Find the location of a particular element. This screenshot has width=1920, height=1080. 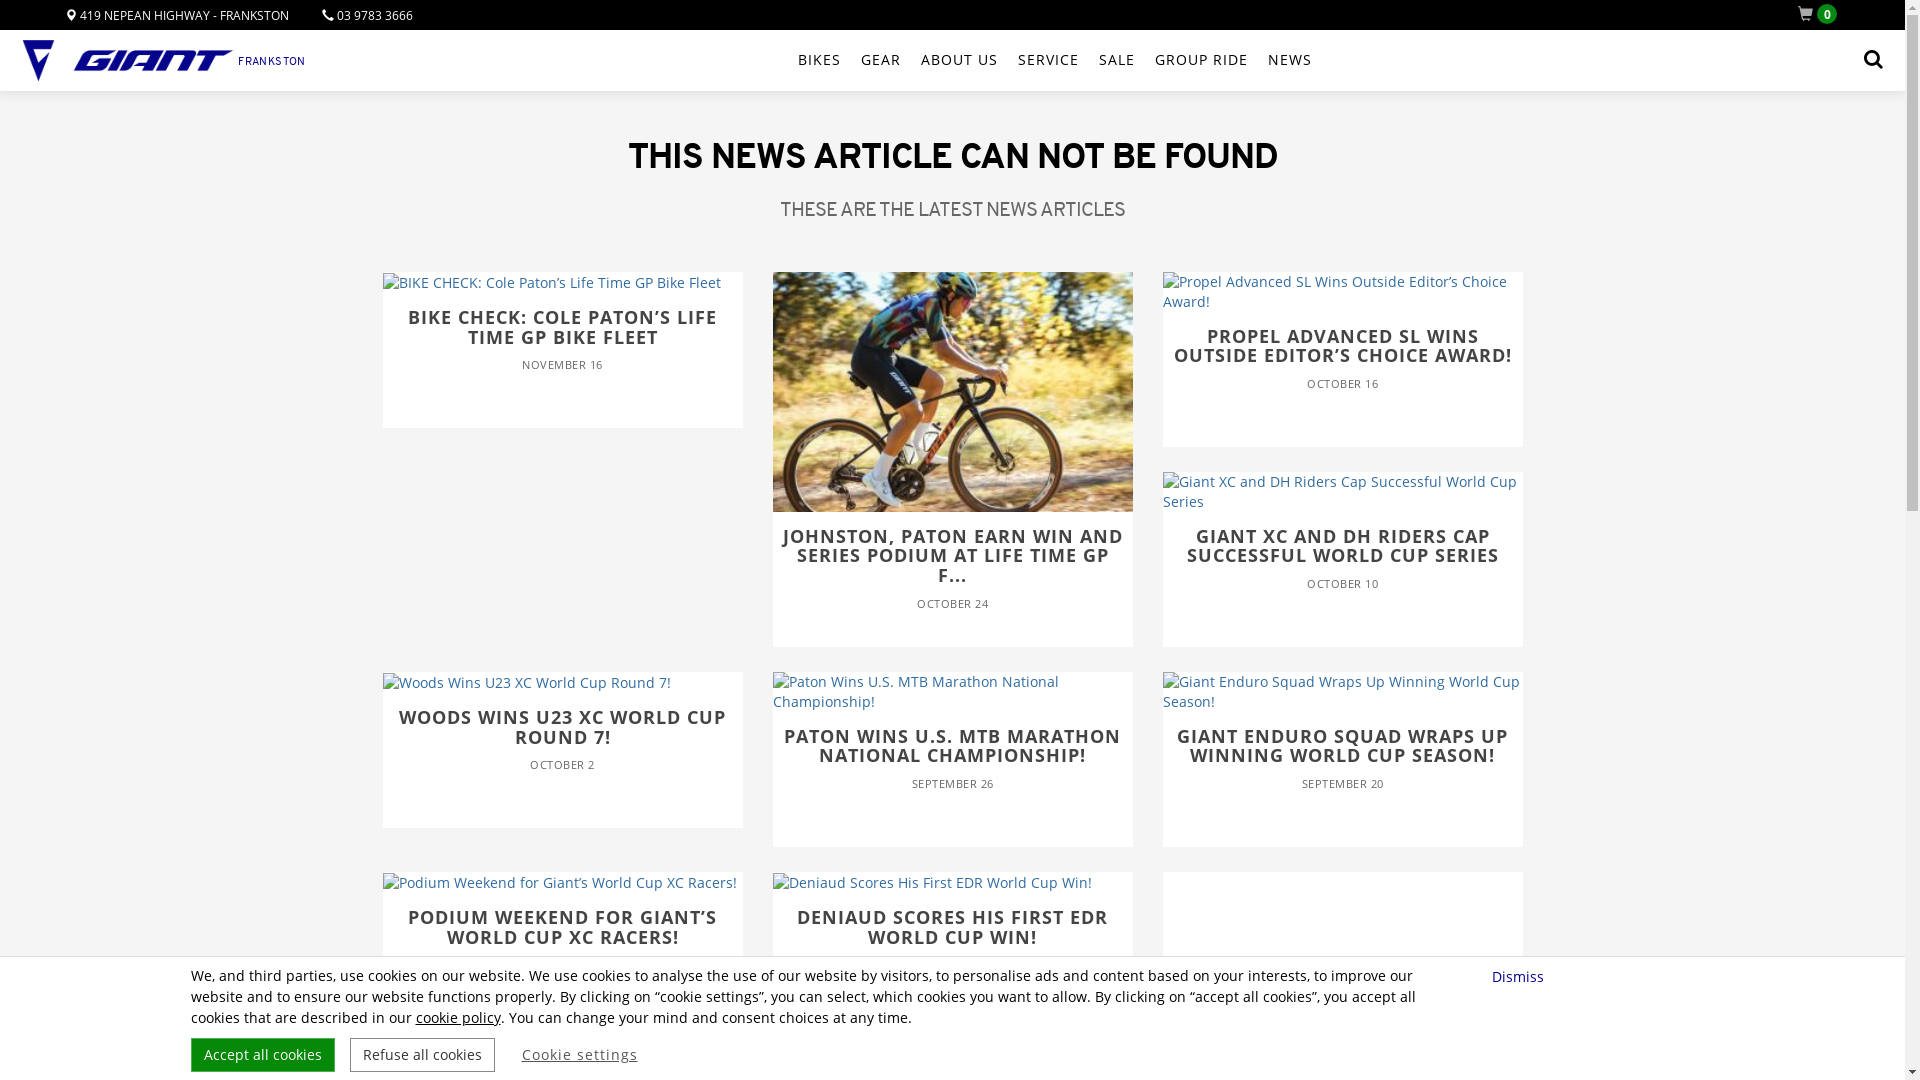

'0 item(s) in cart is located at coordinates (1821, 14).